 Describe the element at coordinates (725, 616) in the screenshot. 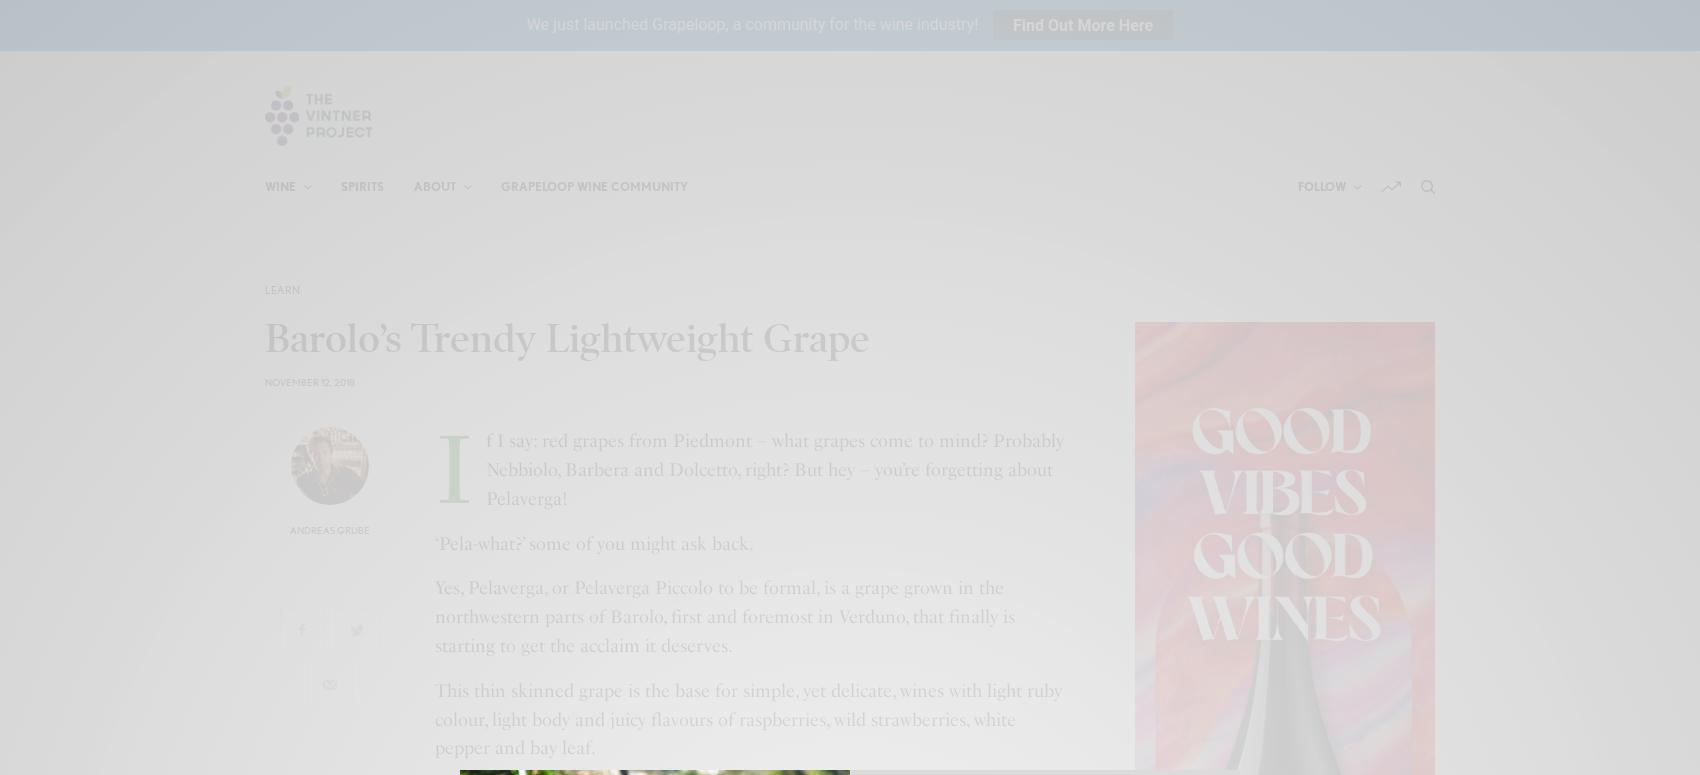

I see `'Yes, Pelaverga, or Pelaverga Piccolo to be formal, is a grape grown in the northwestern parts of Barolo, first and foremost in Verduno, that finally is starting to get the acclaim it deserves.'` at that location.